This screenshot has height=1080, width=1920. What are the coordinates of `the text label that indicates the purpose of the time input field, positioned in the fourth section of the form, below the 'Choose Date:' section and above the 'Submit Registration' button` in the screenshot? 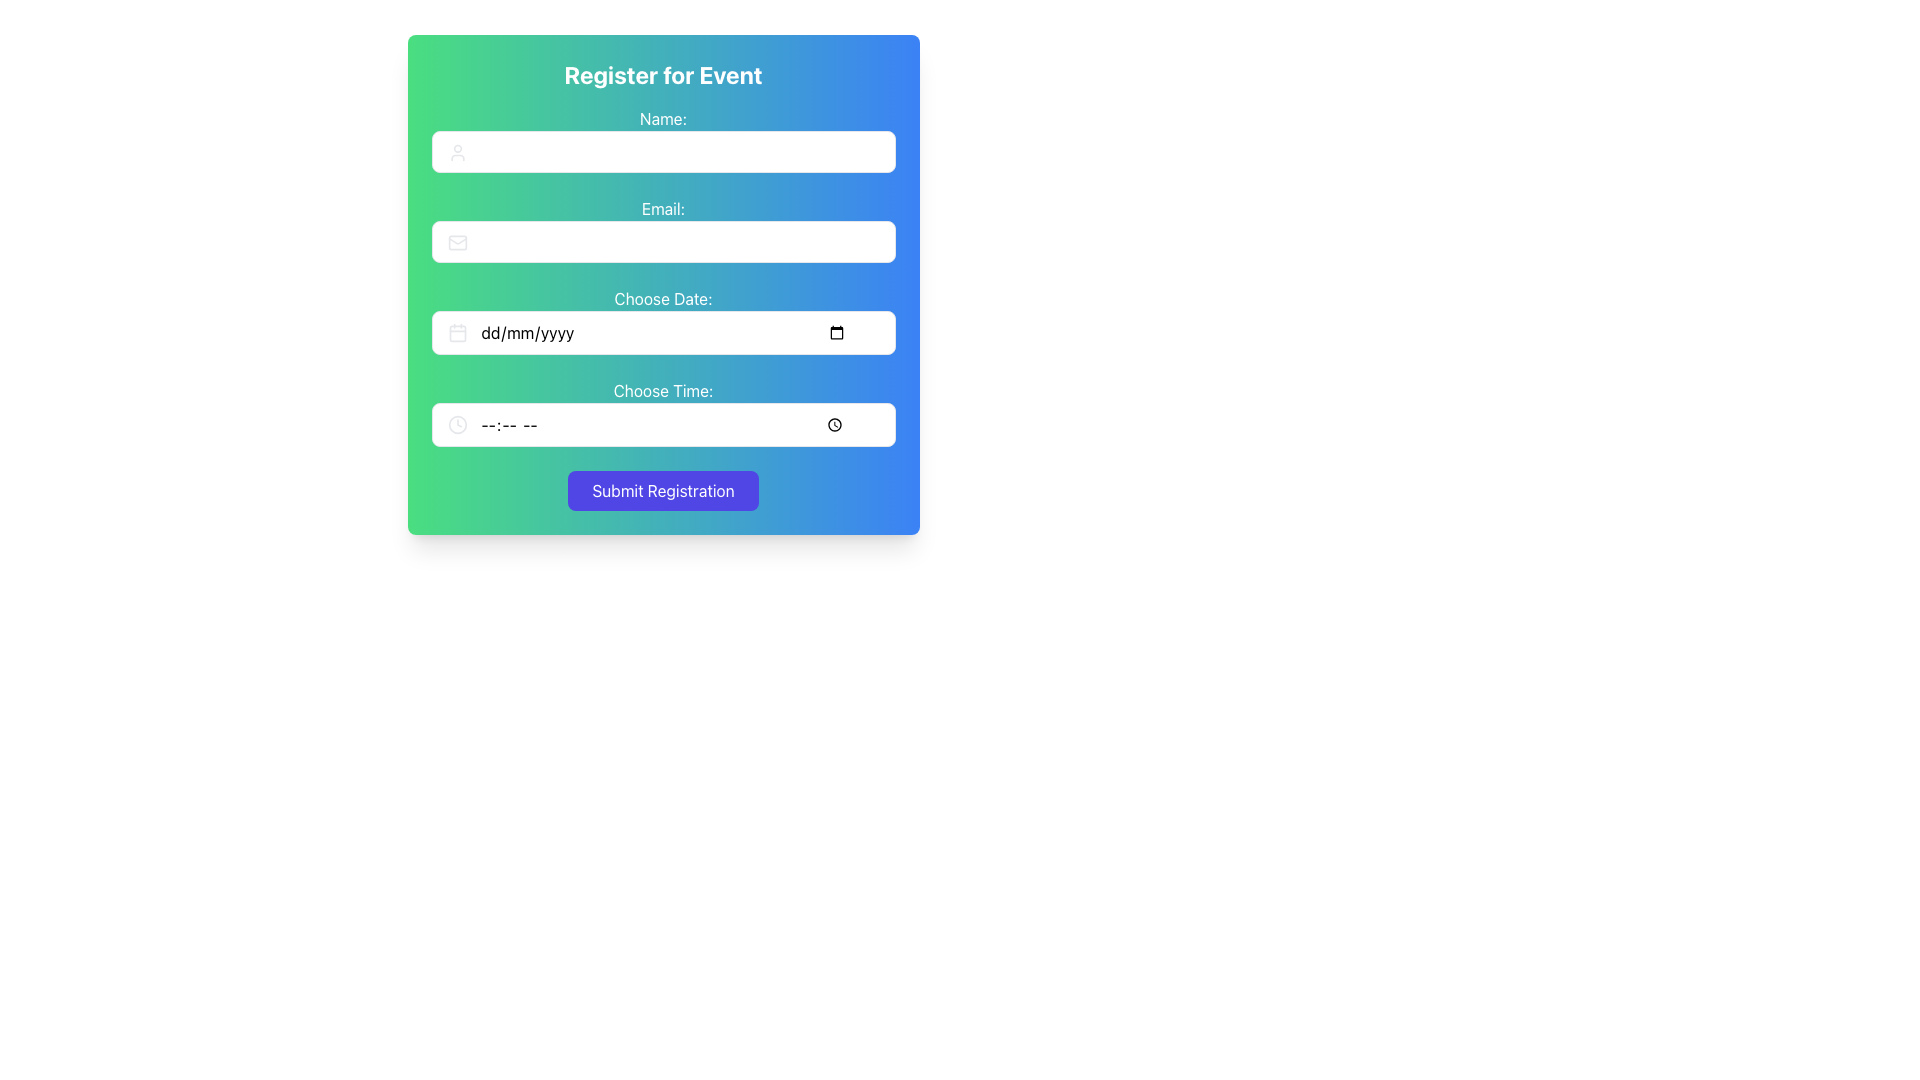 It's located at (663, 411).